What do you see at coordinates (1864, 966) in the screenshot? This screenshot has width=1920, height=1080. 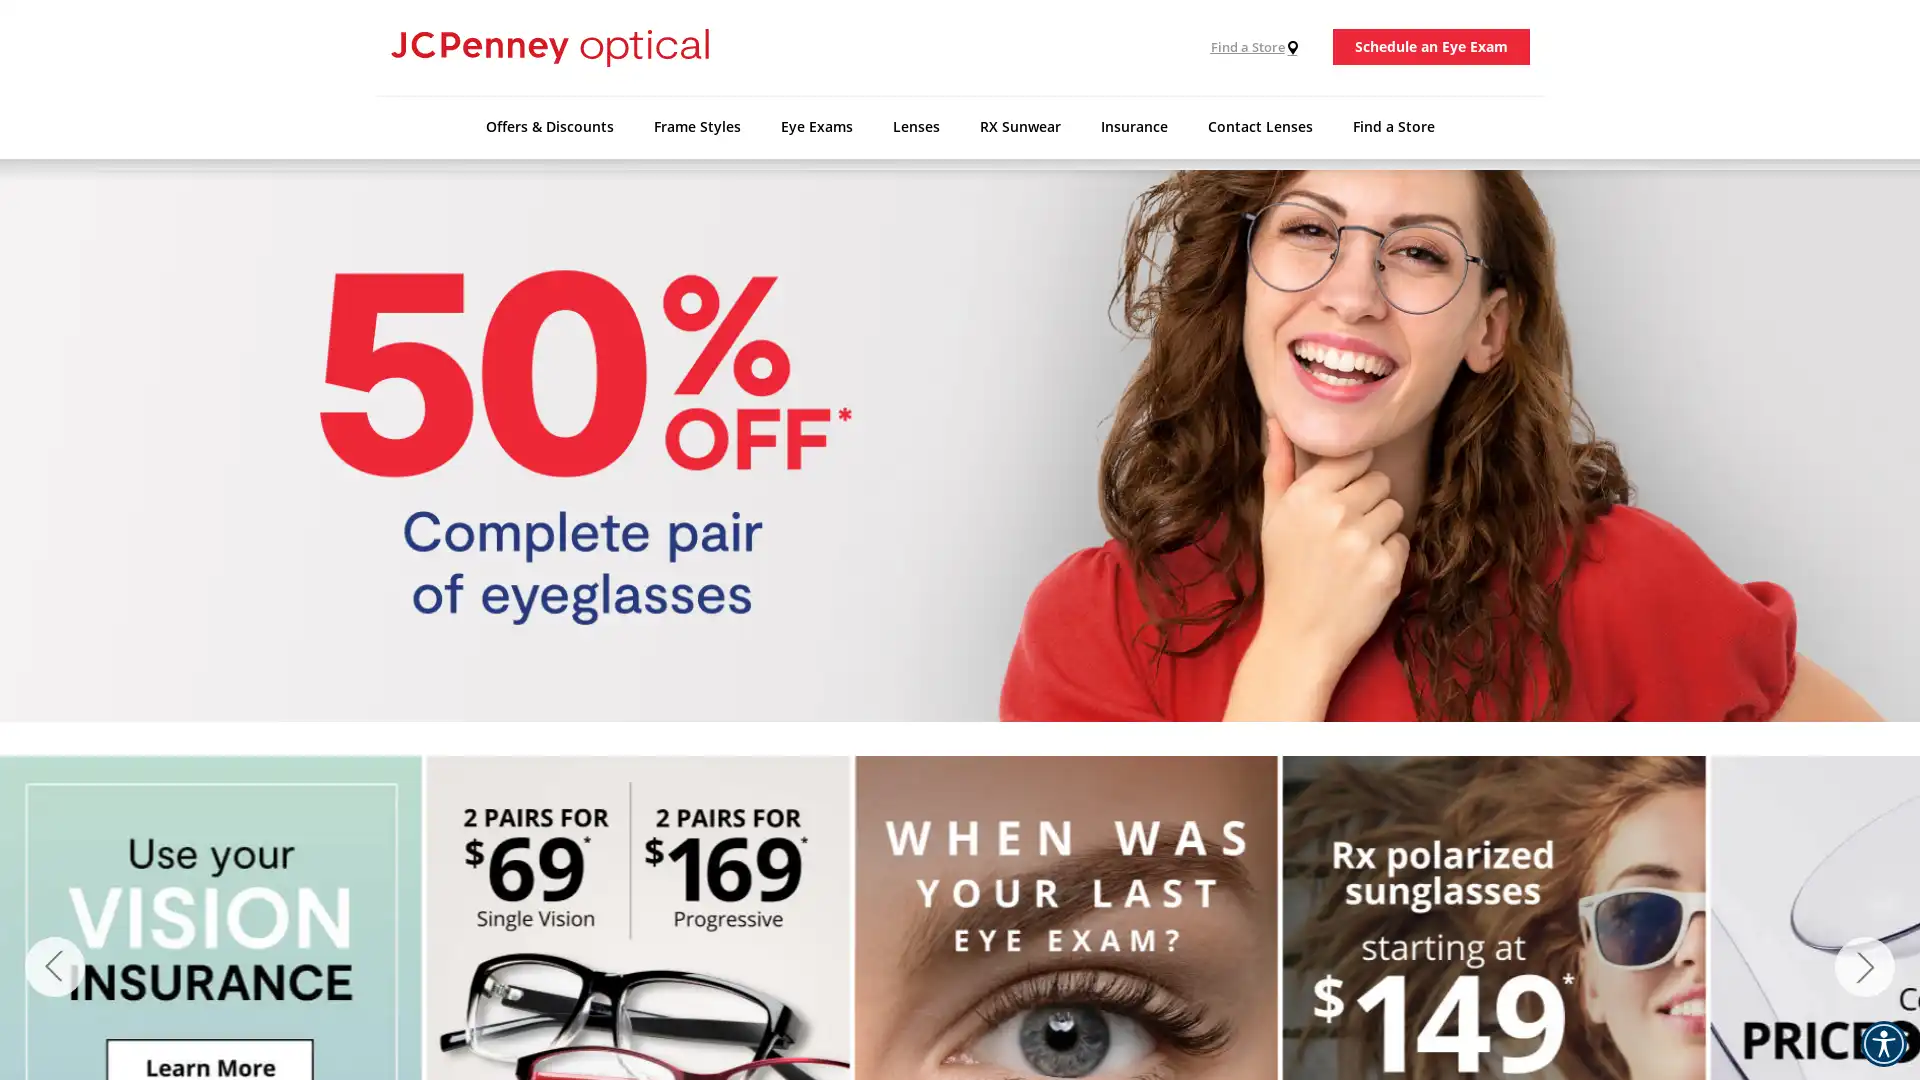 I see `next` at bounding box center [1864, 966].